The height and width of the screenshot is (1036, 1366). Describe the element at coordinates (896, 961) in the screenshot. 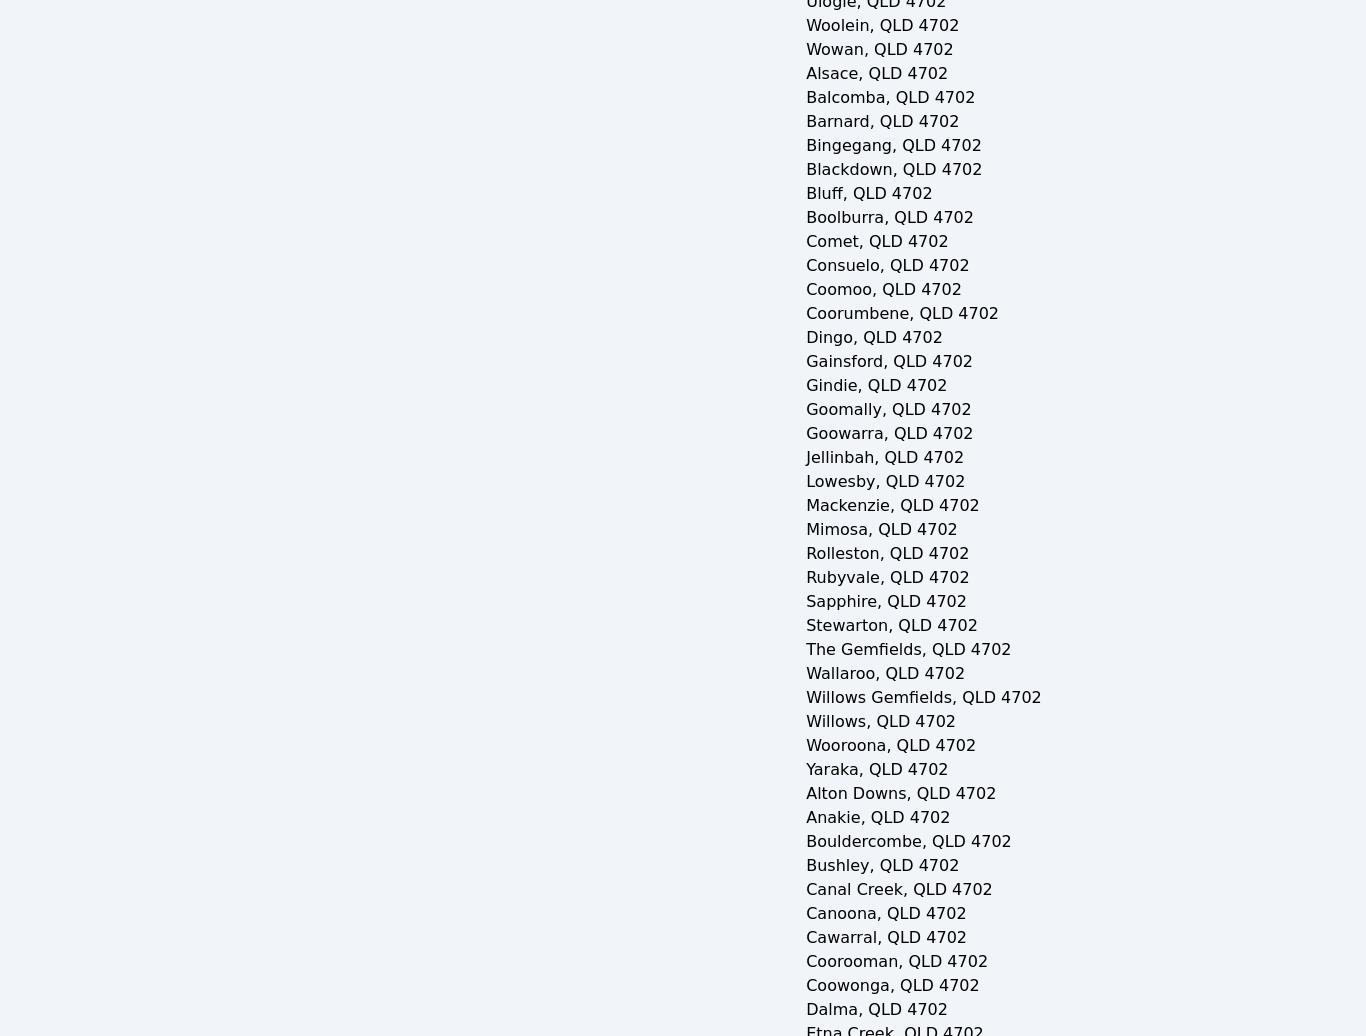

I see `'Coorooman, QLD 4702'` at that location.